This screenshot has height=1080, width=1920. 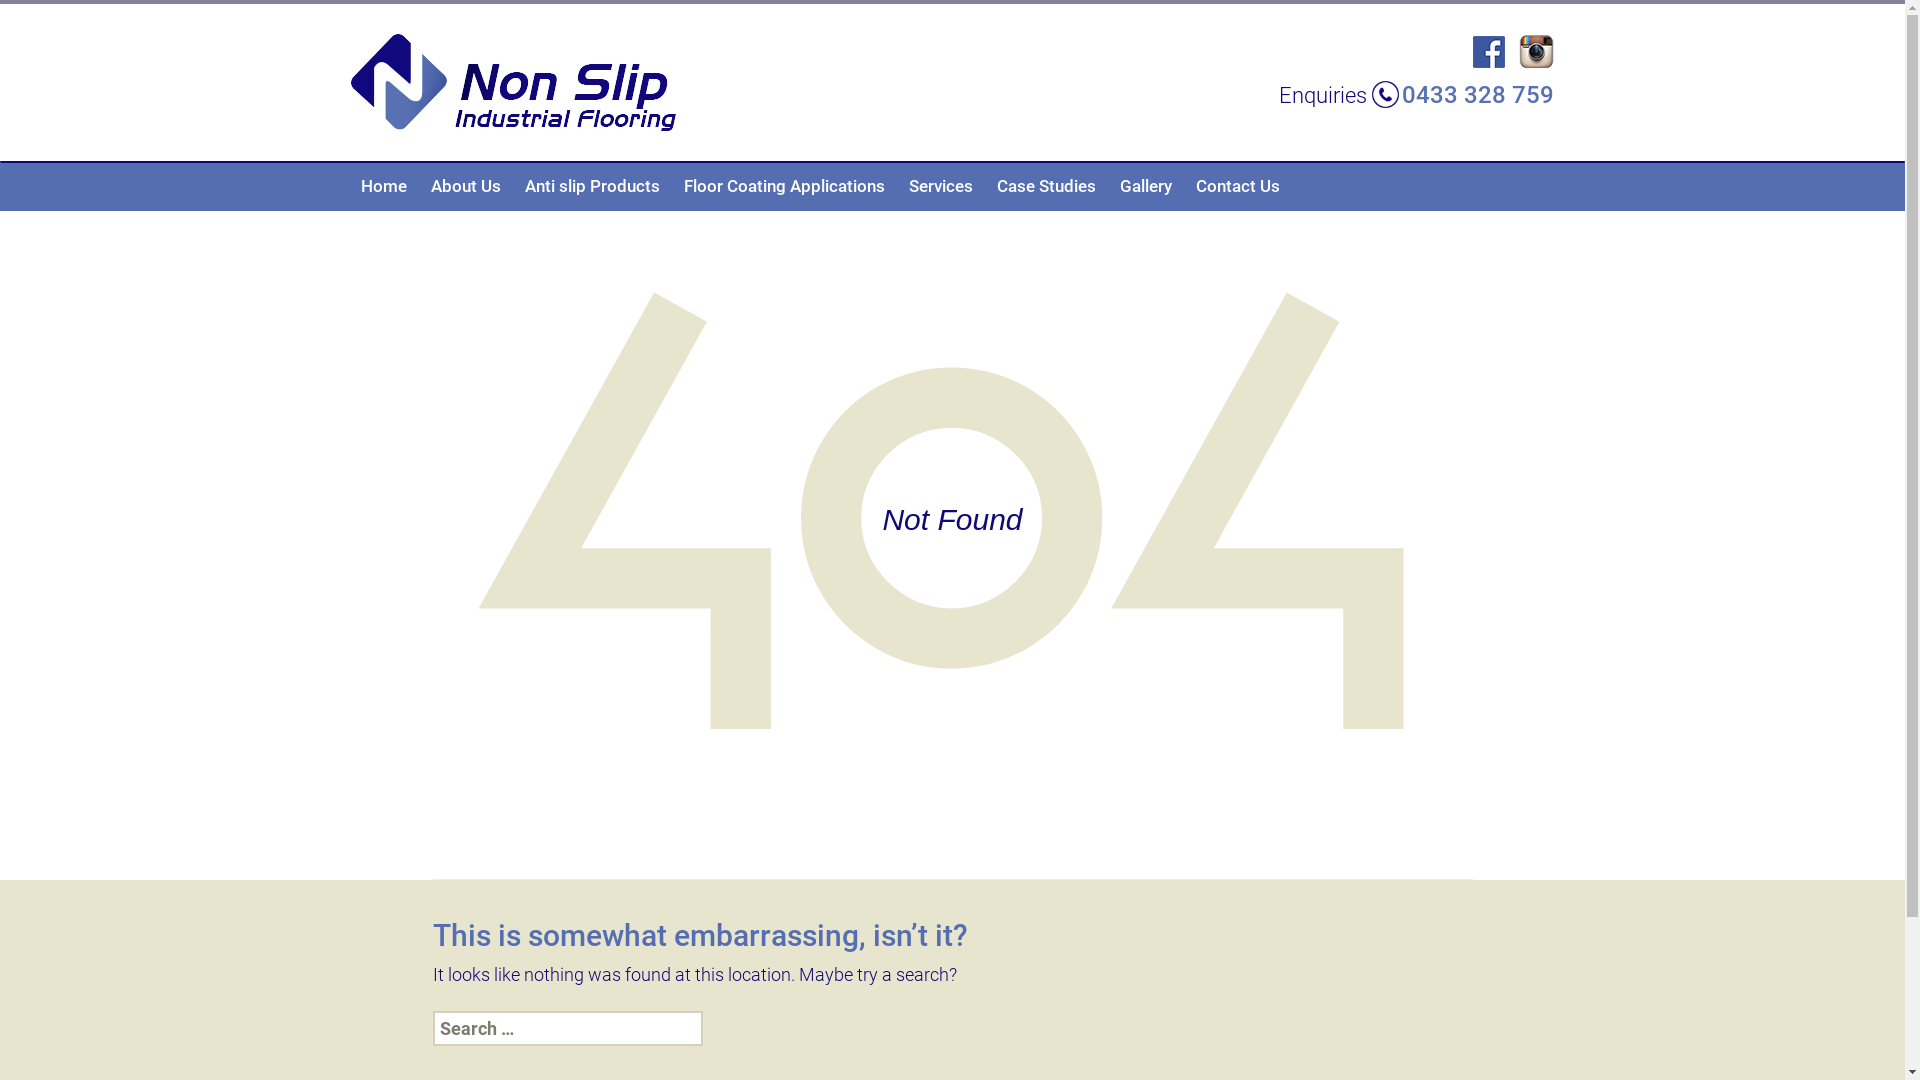 I want to click on 'Home', so click(x=384, y=186).